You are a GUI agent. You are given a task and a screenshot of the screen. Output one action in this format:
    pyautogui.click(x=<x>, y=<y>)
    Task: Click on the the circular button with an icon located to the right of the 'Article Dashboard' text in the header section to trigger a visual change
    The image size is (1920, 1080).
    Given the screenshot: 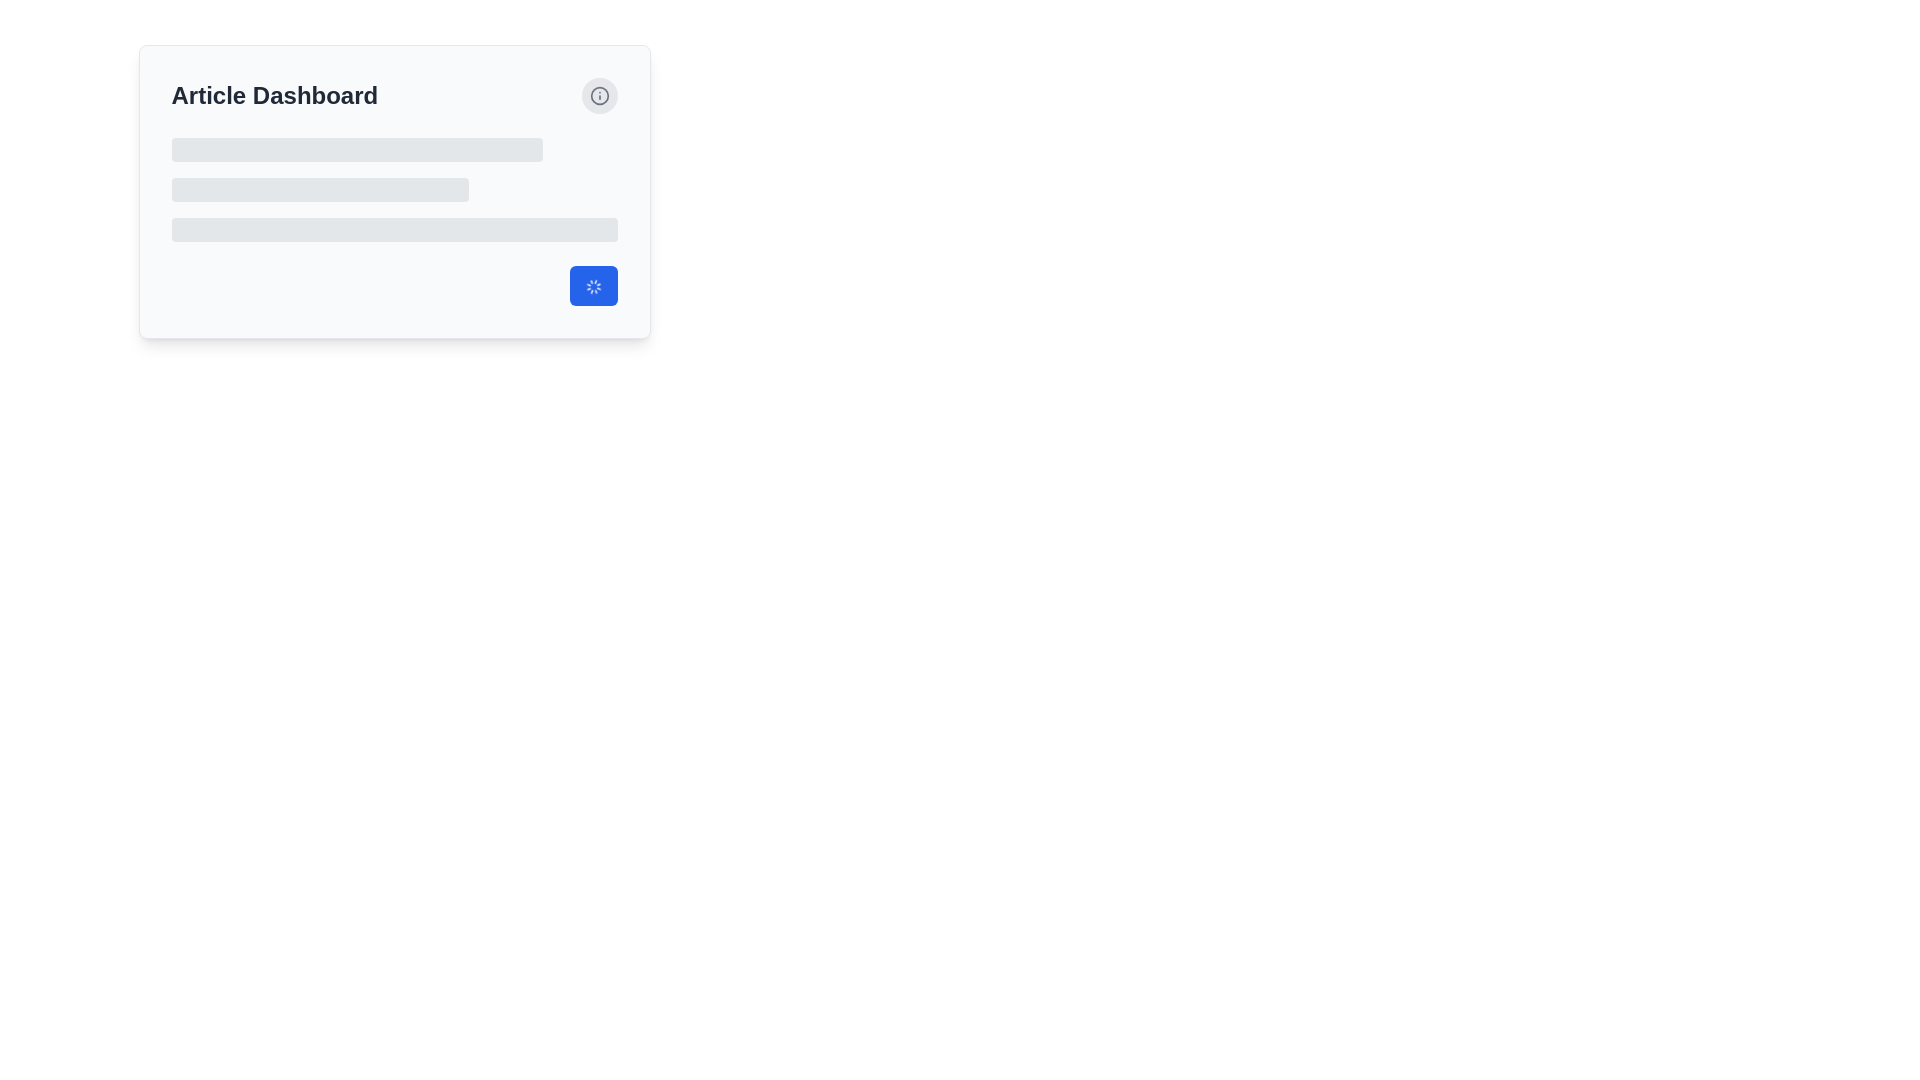 What is the action you would take?
    pyautogui.click(x=598, y=96)
    